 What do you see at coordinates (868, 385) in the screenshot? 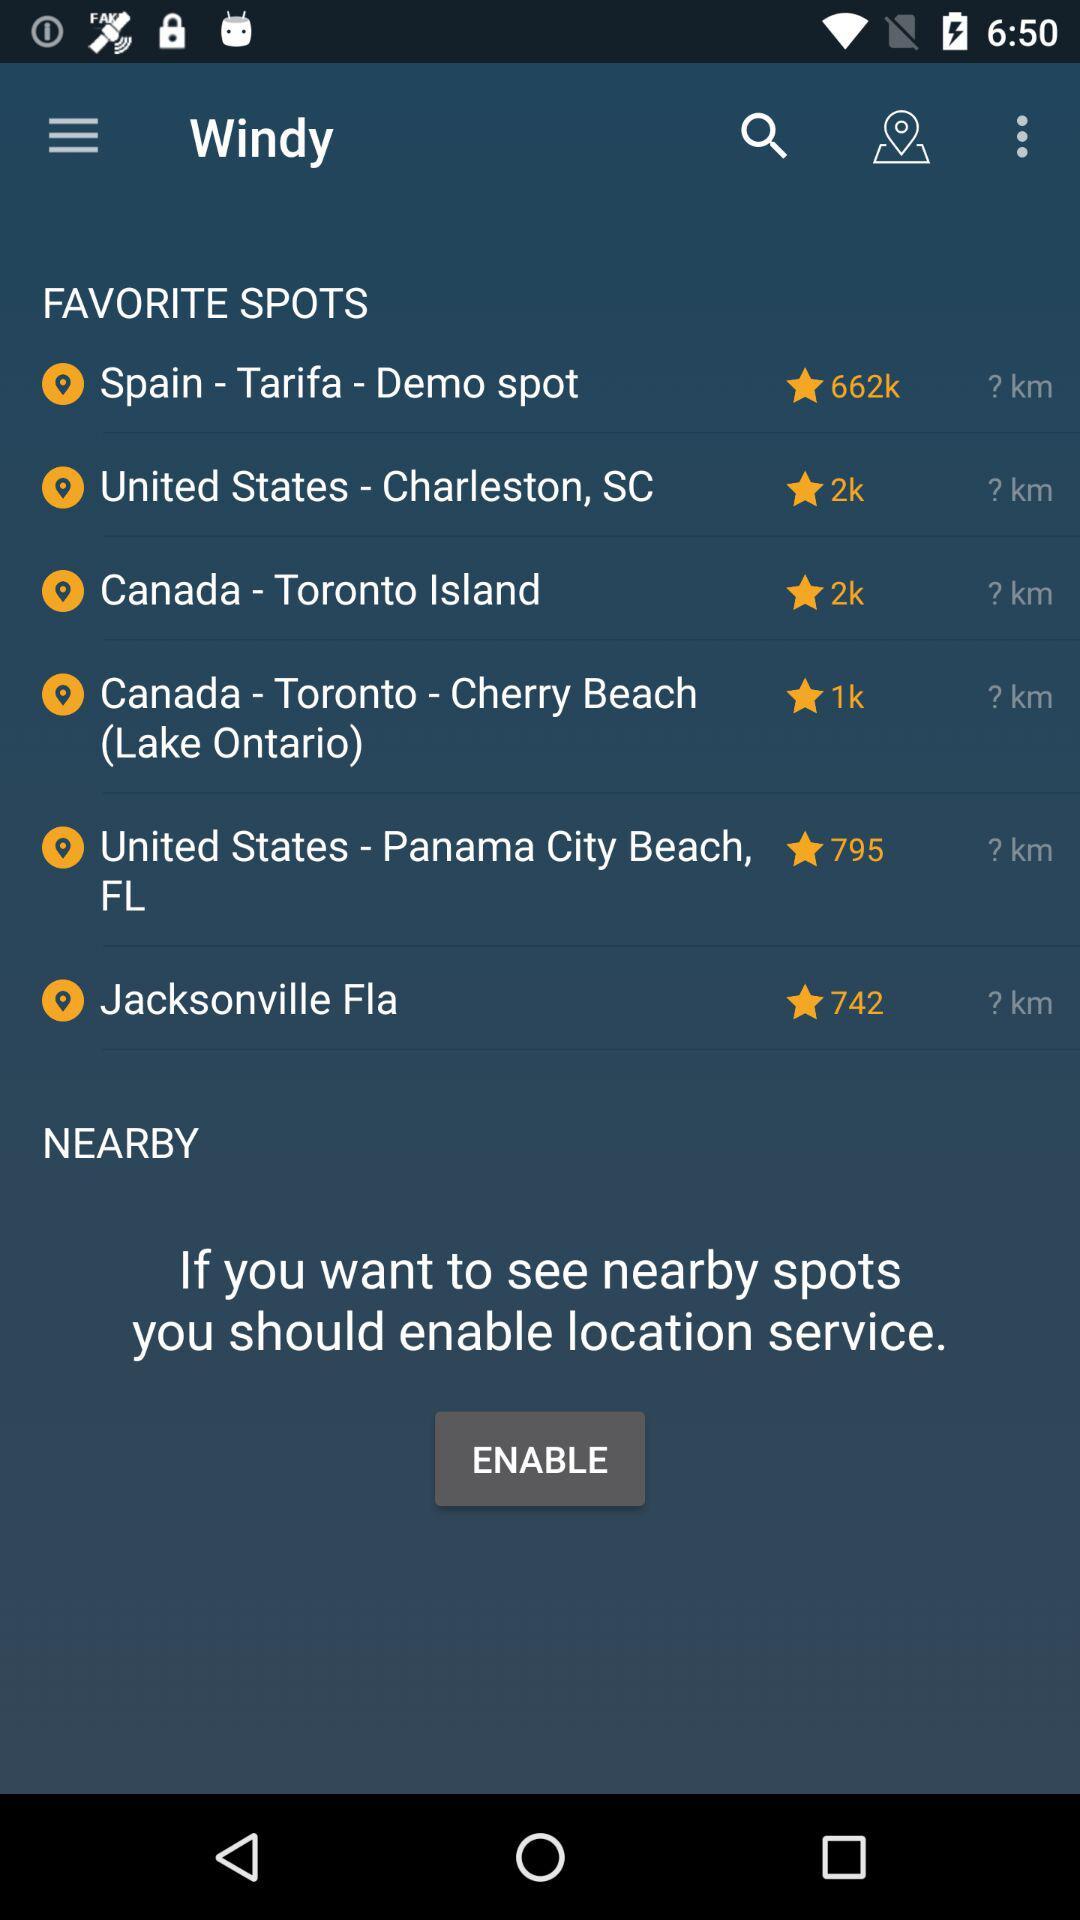
I see `662k item` at bounding box center [868, 385].